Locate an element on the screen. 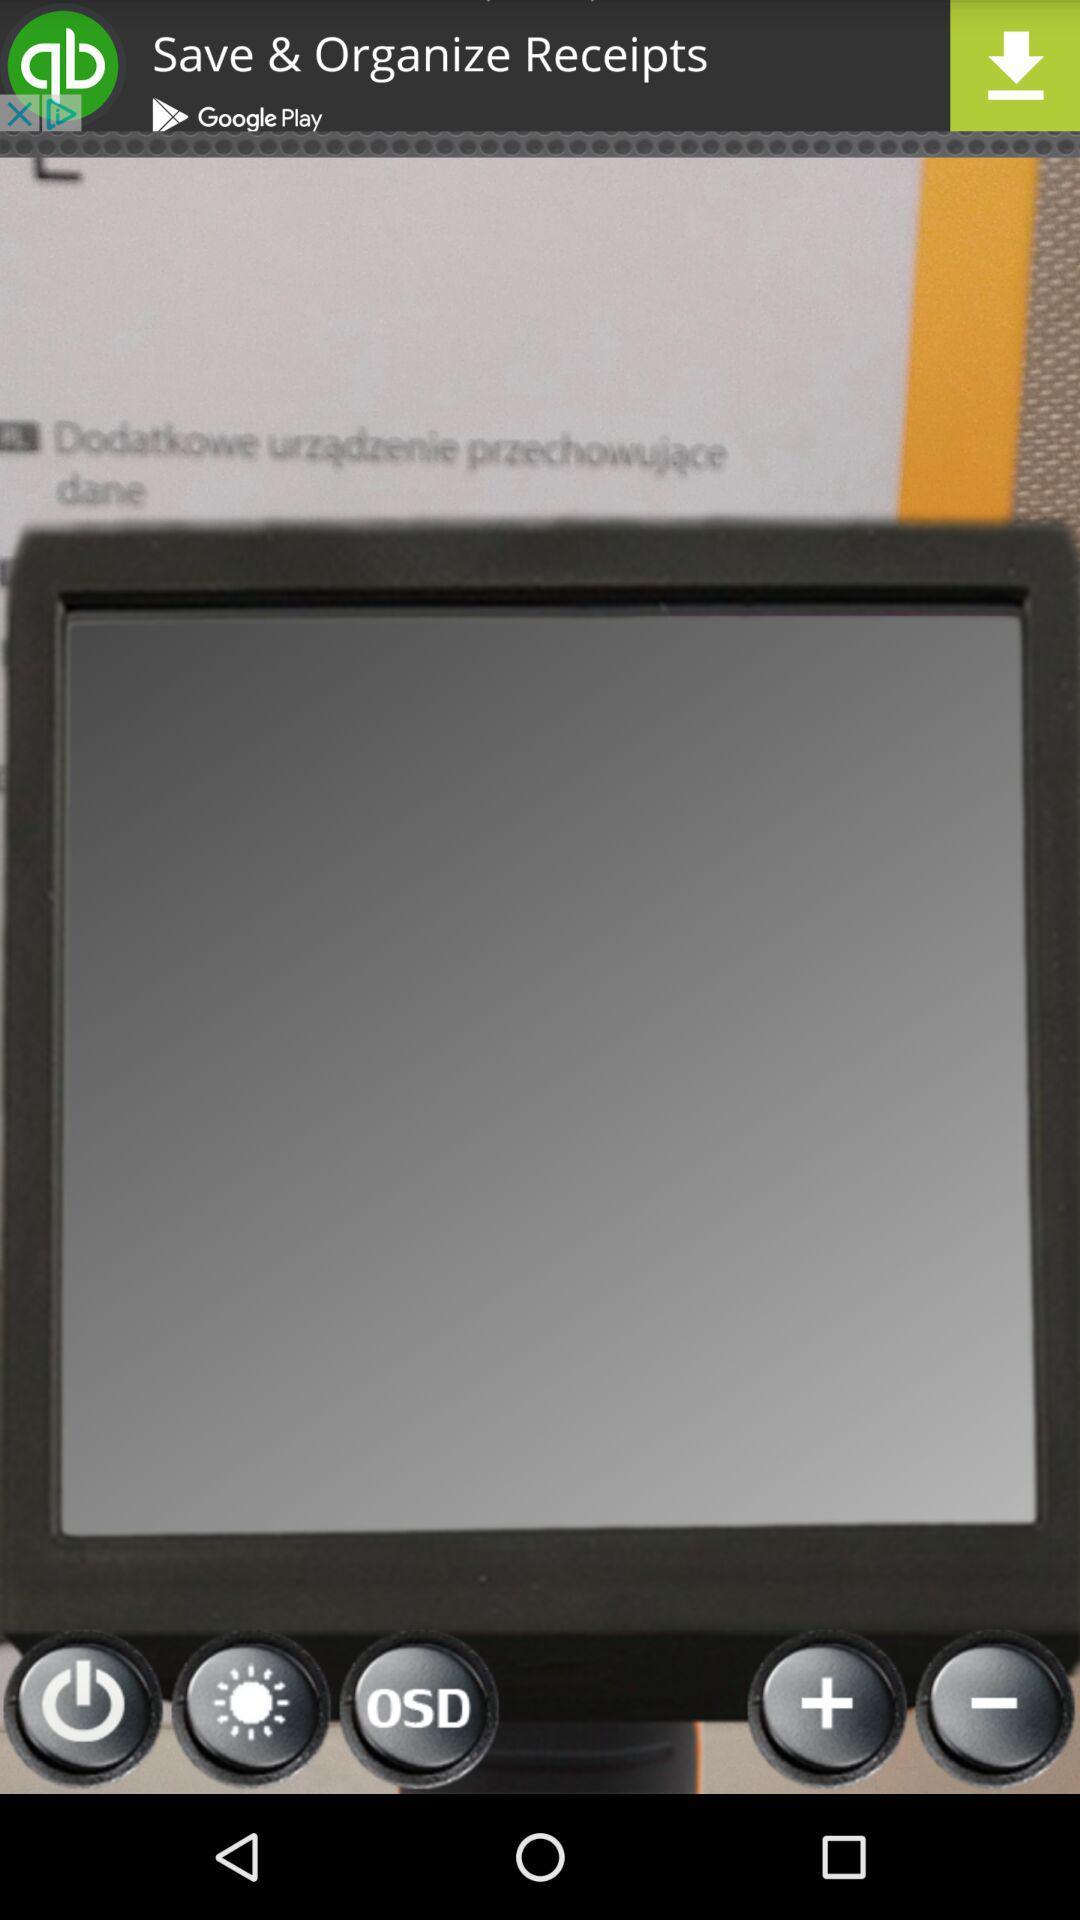 The height and width of the screenshot is (1920, 1080). the power icon is located at coordinates (83, 1830).